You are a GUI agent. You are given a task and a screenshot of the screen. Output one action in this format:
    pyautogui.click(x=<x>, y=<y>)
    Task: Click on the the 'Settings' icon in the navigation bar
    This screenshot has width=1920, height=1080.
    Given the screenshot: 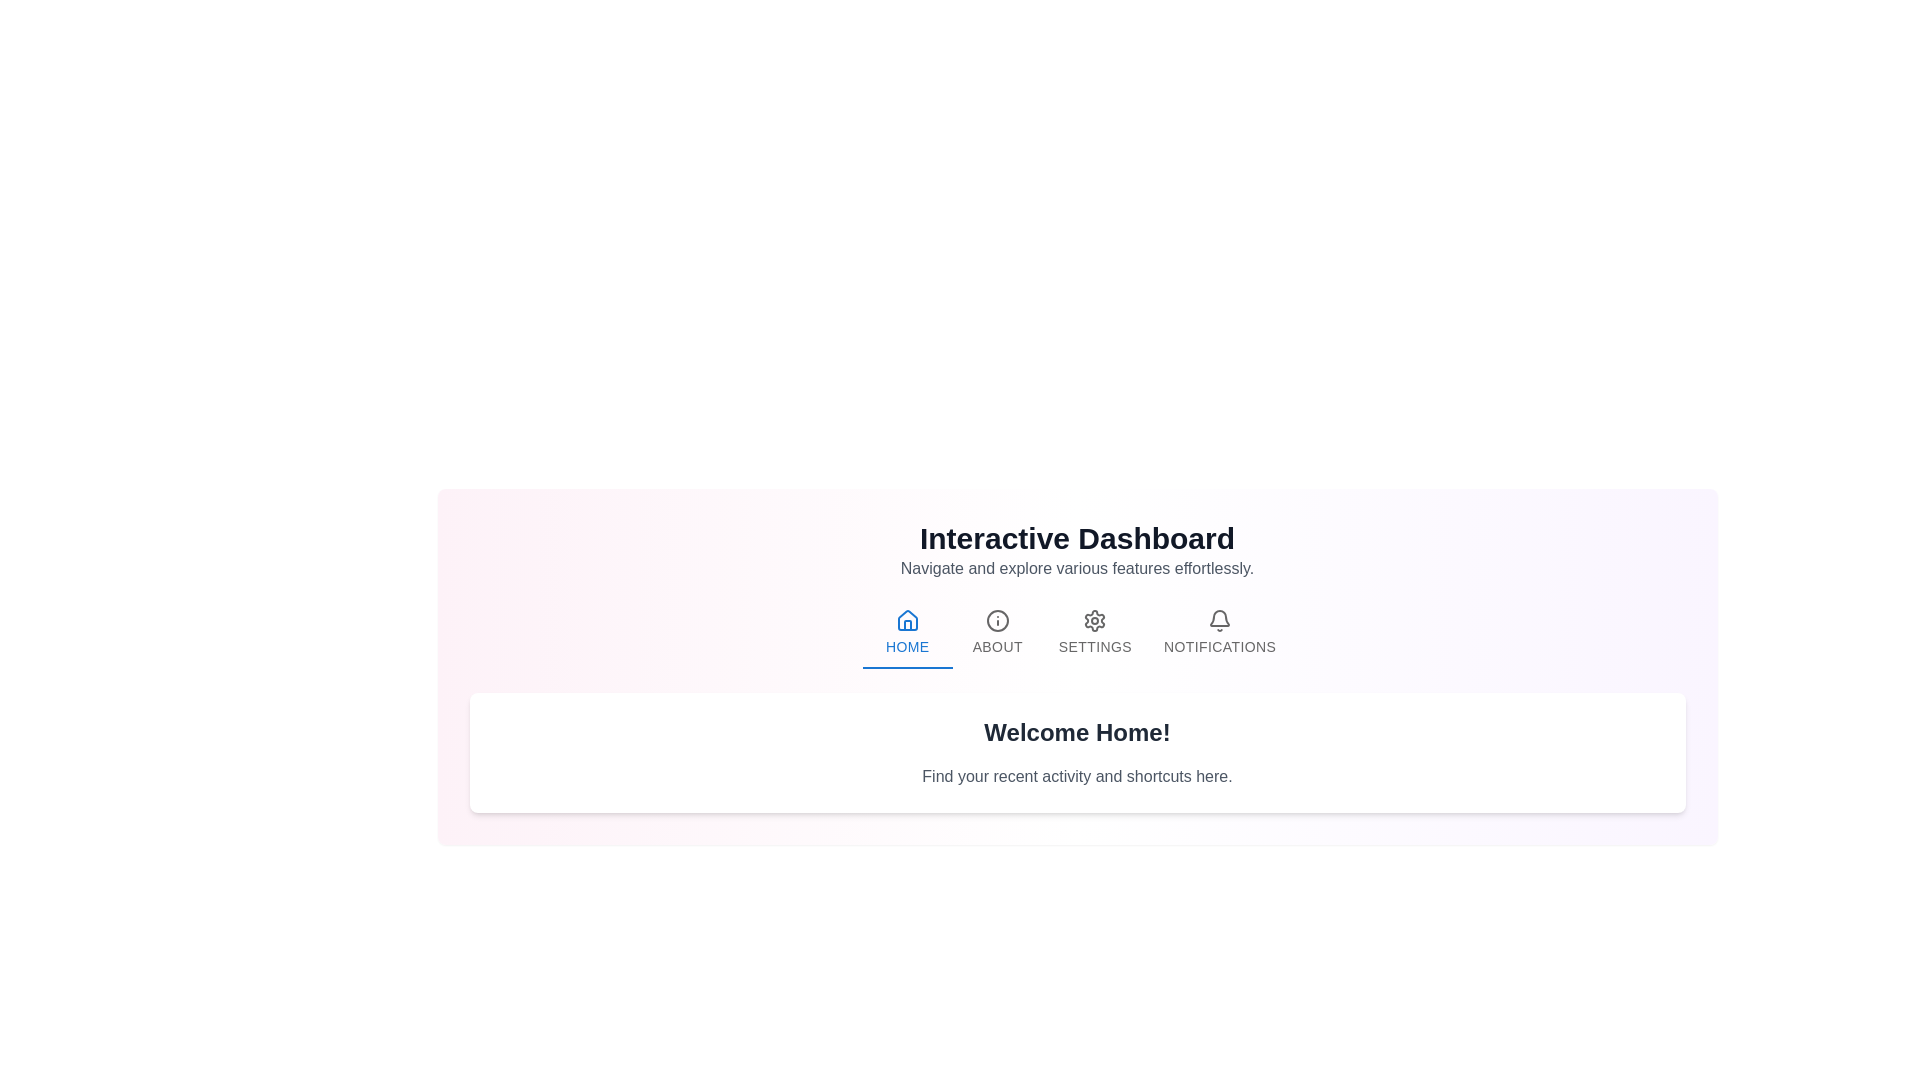 What is the action you would take?
    pyautogui.click(x=1094, y=620)
    